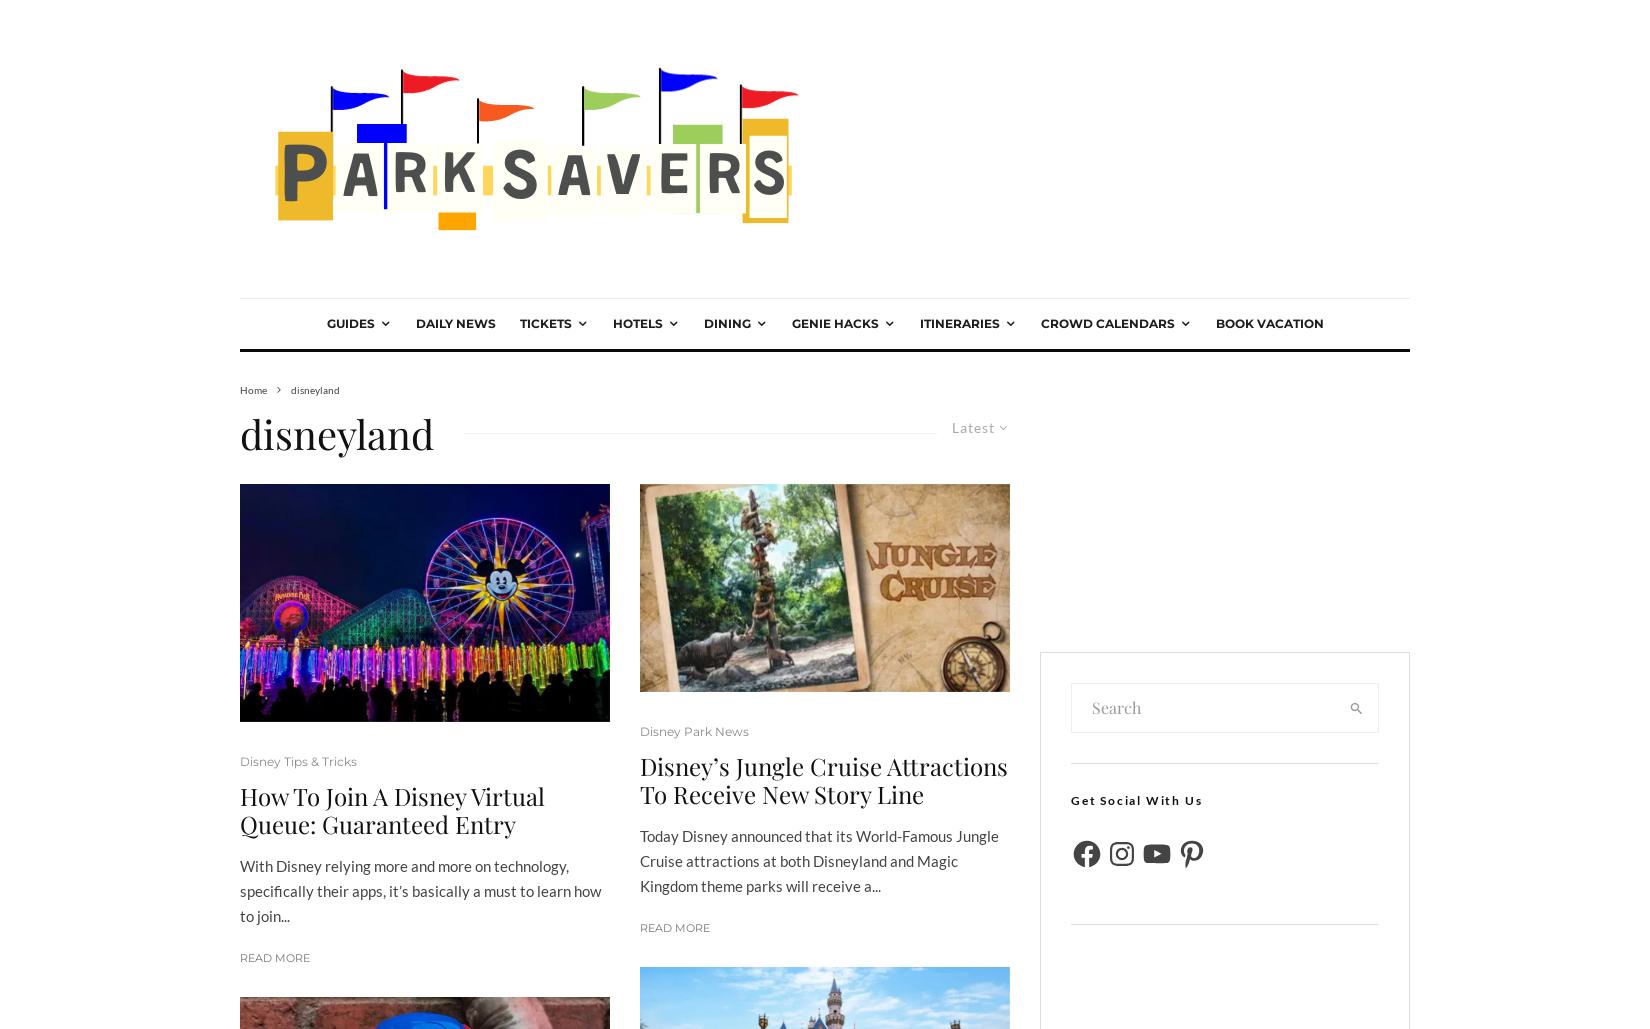 The height and width of the screenshot is (1029, 1650). What do you see at coordinates (253, 387) in the screenshot?
I see `'Home'` at bounding box center [253, 387].